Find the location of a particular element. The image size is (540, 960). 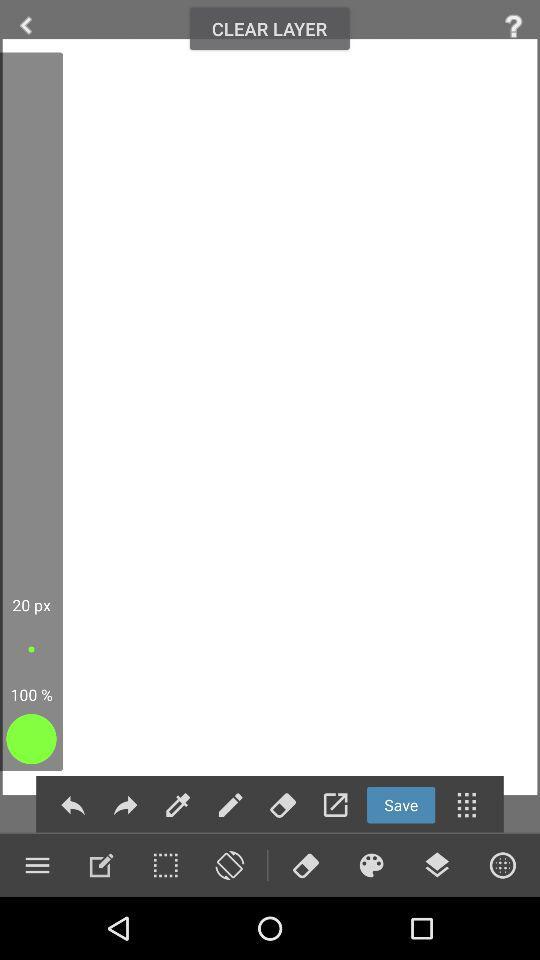

the reply icon is located at coordinates (72, 805).